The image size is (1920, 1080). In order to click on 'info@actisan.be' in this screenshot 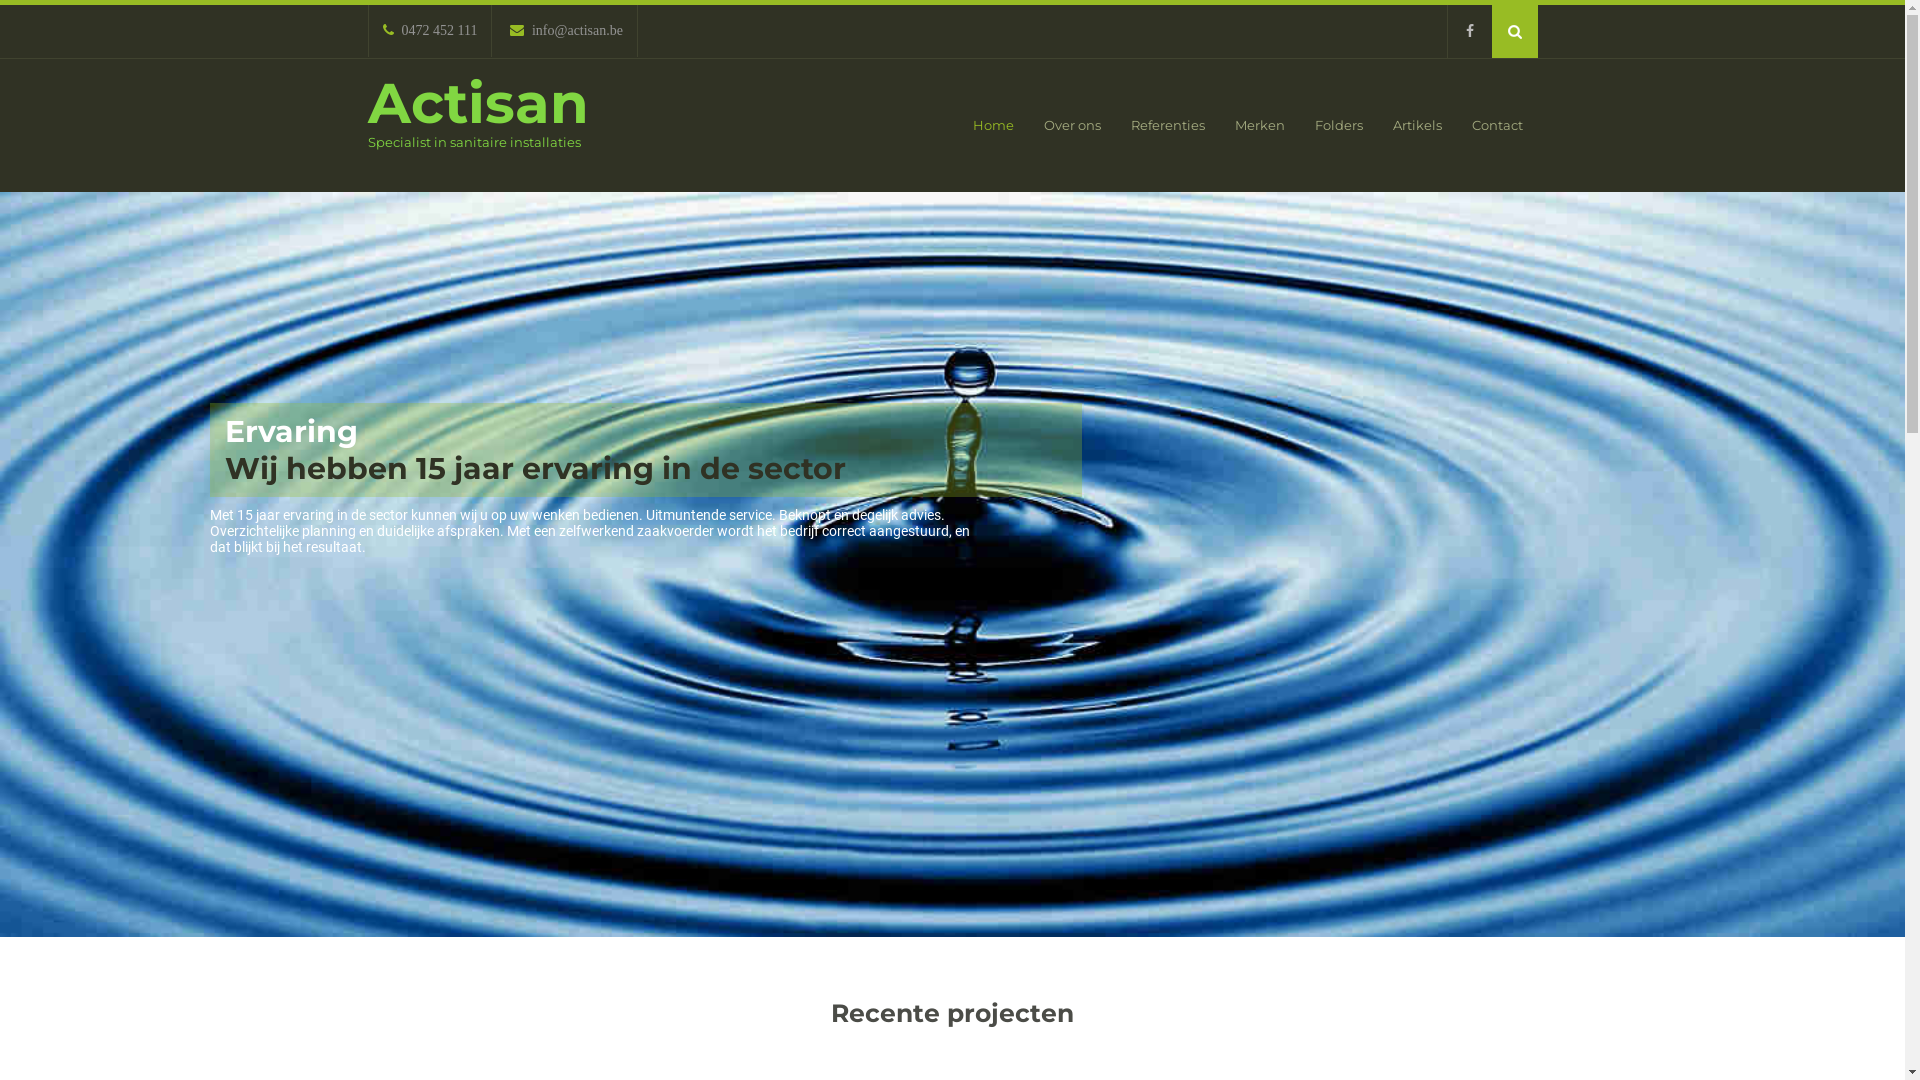, I will do `click(565, 30)`.